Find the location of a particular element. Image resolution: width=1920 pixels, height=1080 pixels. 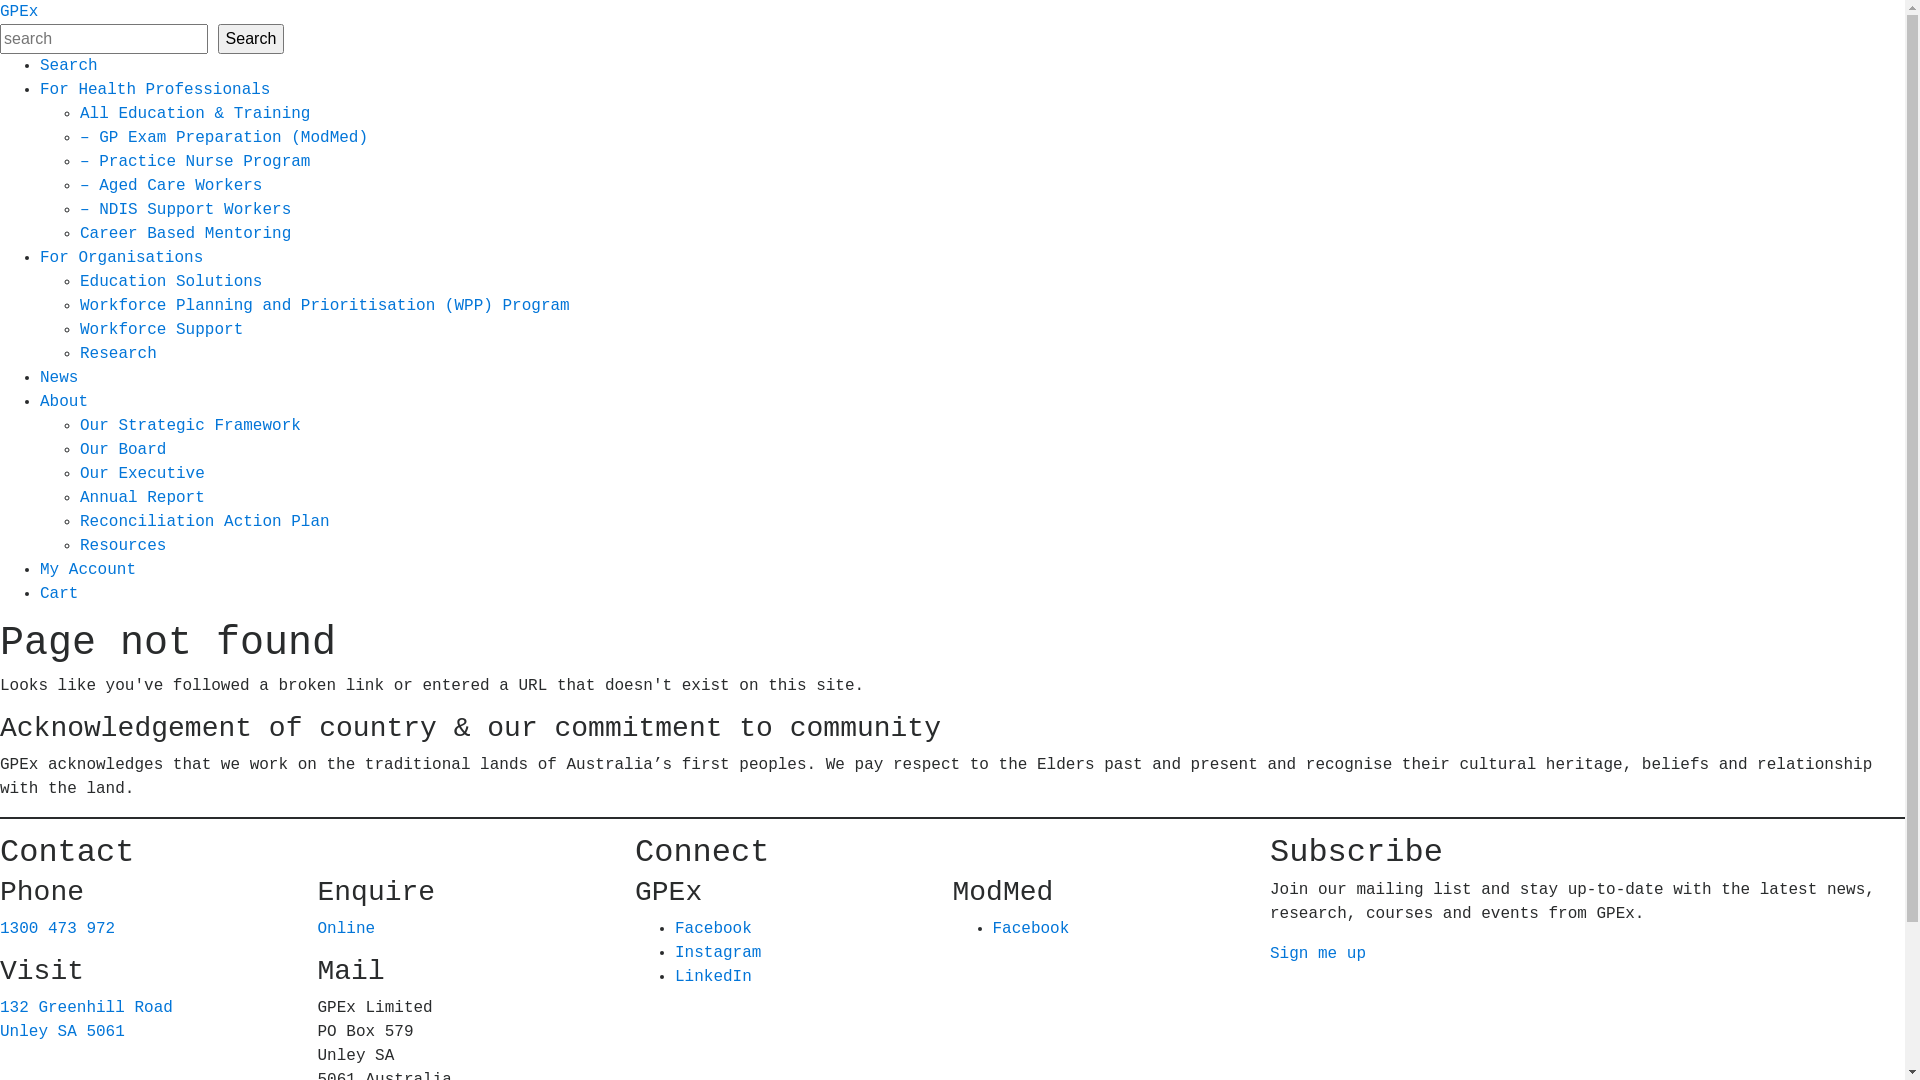

'News' is located at coordinates (58, 378).